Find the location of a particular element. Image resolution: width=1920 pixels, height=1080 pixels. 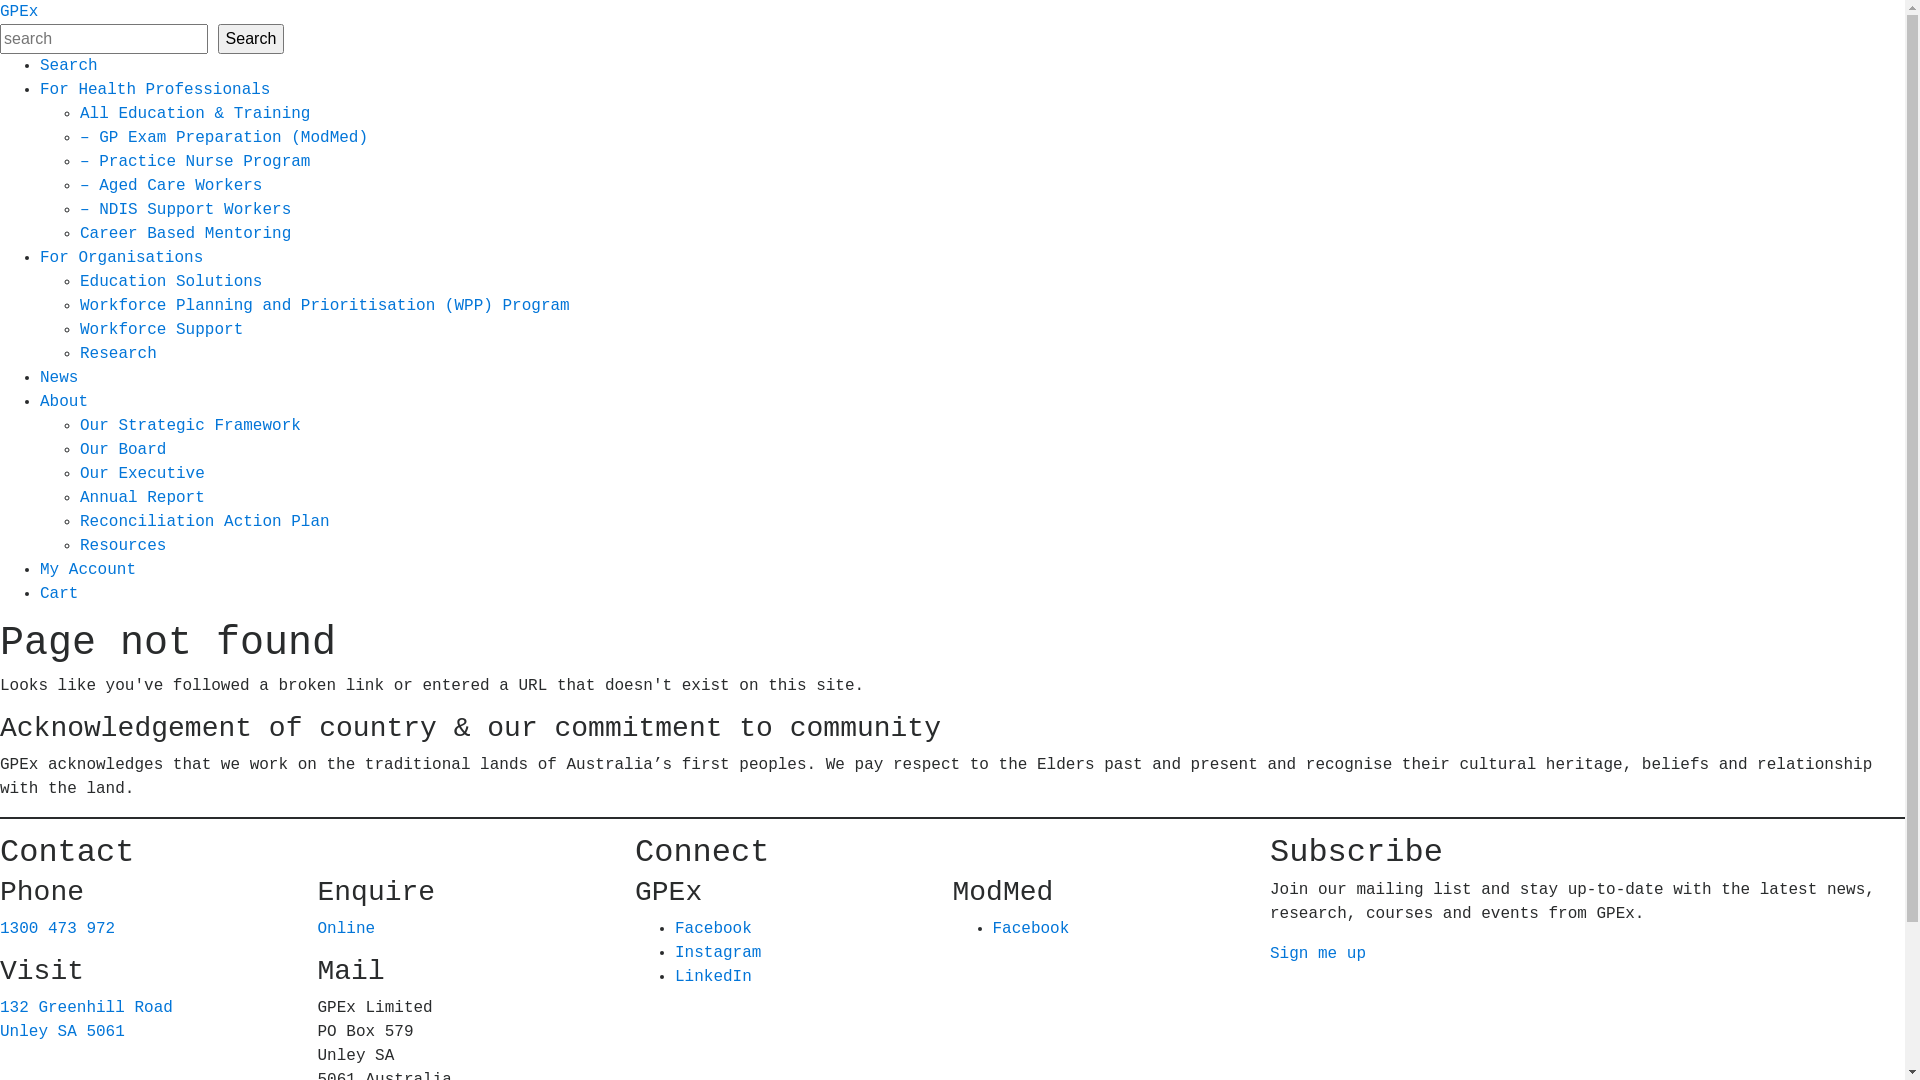

'News' is located at coordinates (58, 378).